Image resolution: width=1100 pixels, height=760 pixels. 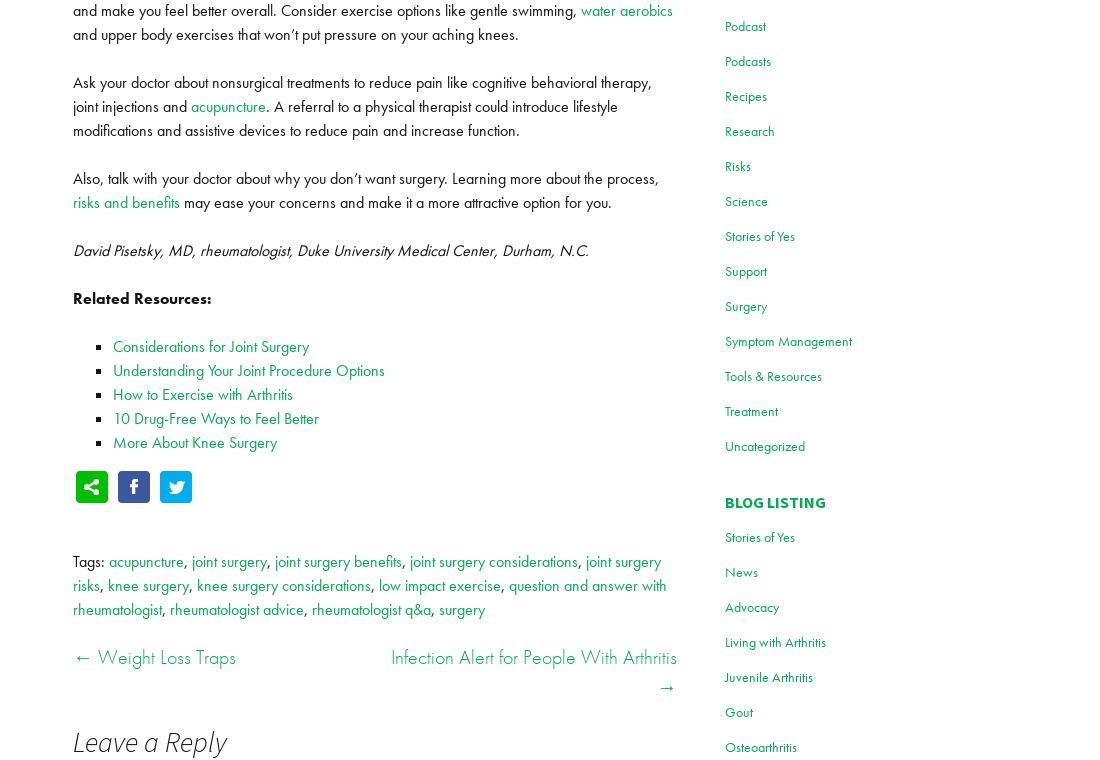 What do you see at coordinates (723, 375) in the screenshot?
I see `'Tools & Resources'` at bounding box center [723, 375].